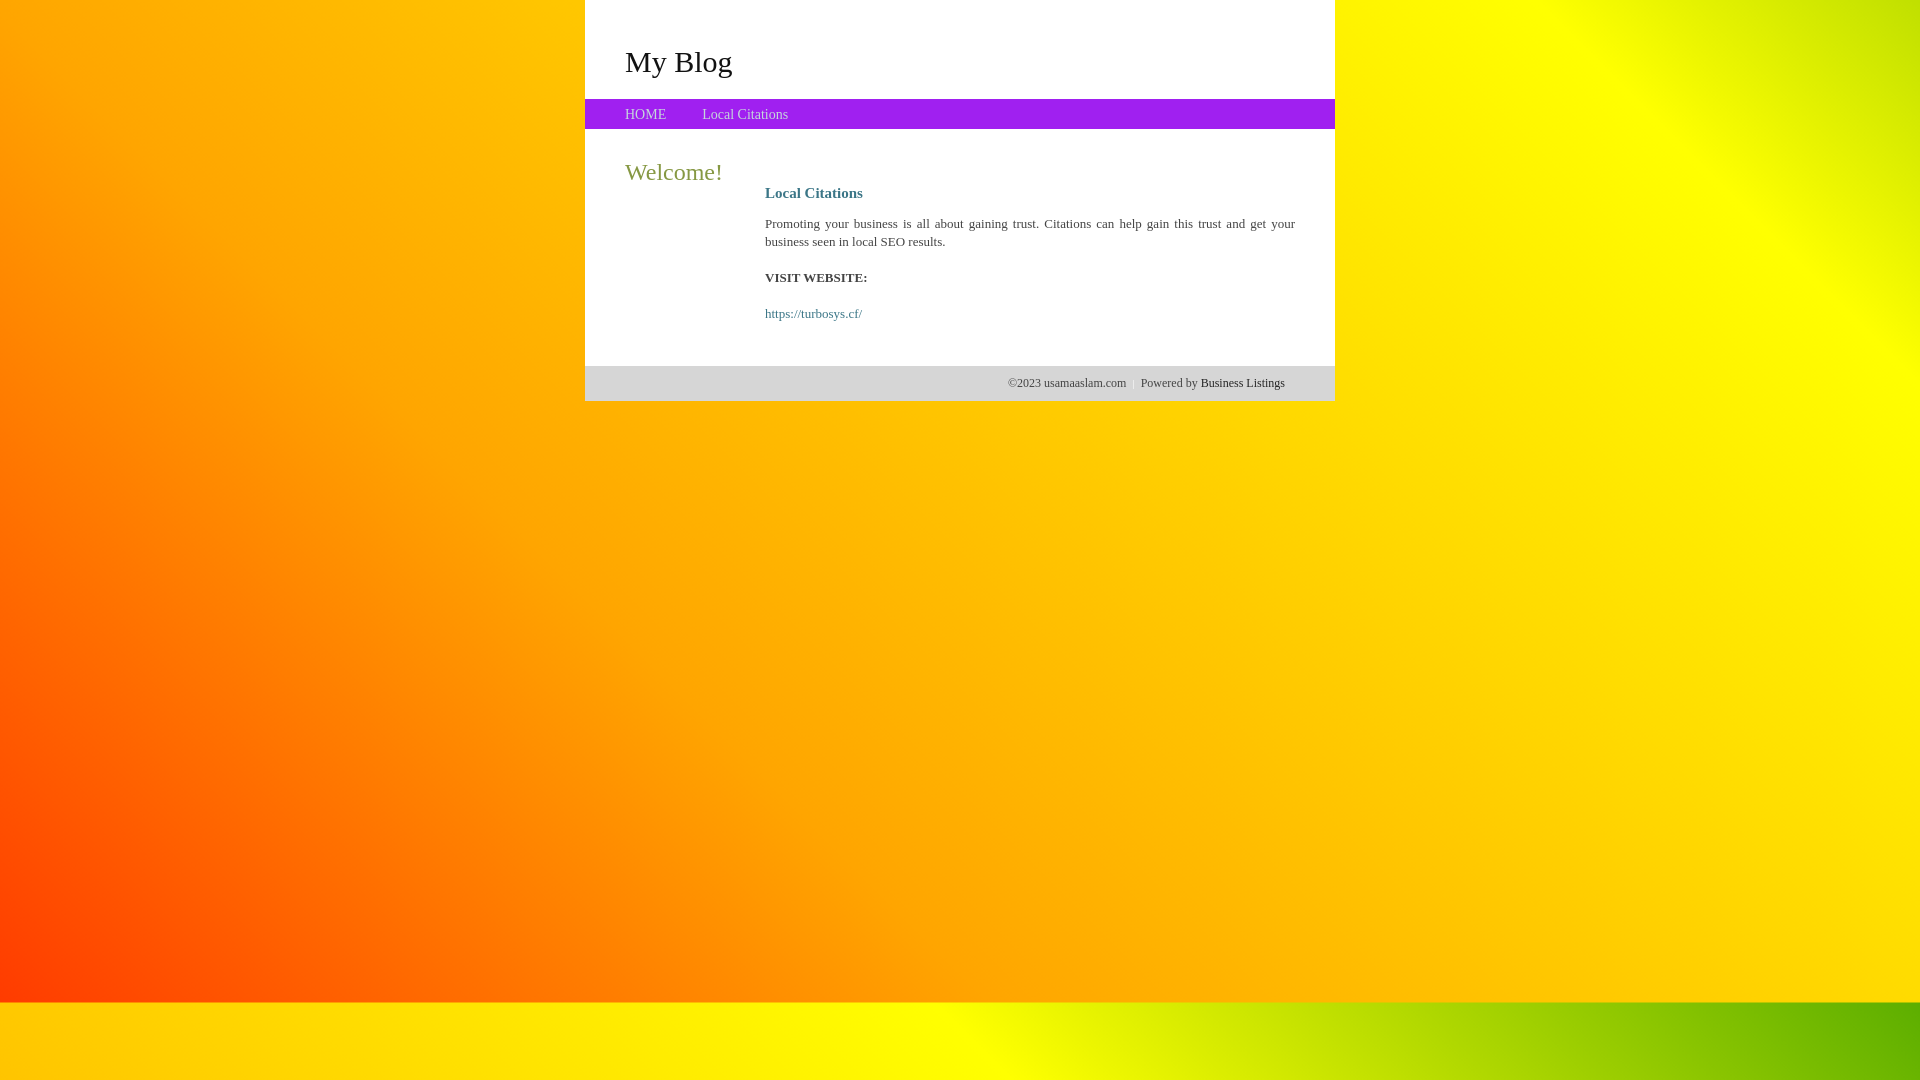 Image resolution: width=1920 pixels, height=1080 pixels. What do you see at coordinates (813, 313) in the screenshot?
I see `'https://turbosys.cf/'` at bounding box center [813, 313].